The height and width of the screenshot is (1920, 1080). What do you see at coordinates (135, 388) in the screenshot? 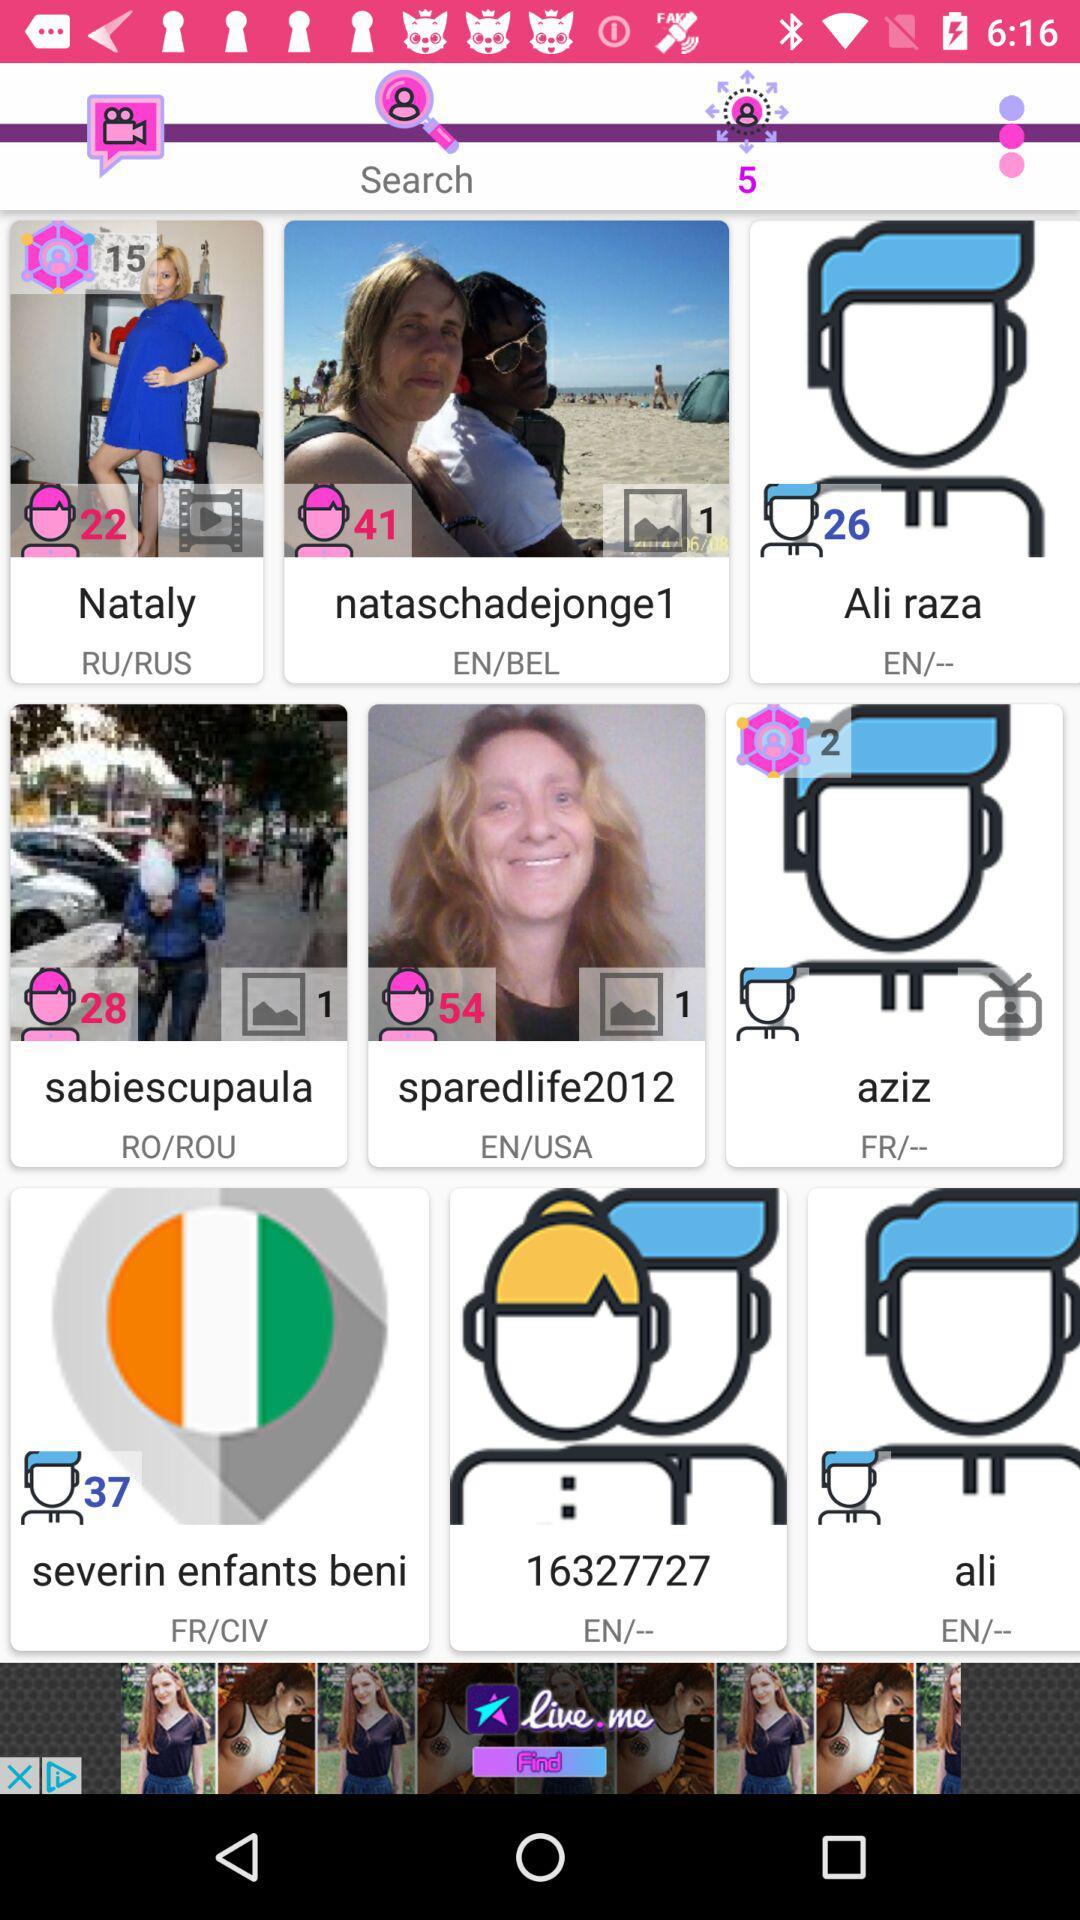
I see `profile picture` at bounding box center [135, 388].